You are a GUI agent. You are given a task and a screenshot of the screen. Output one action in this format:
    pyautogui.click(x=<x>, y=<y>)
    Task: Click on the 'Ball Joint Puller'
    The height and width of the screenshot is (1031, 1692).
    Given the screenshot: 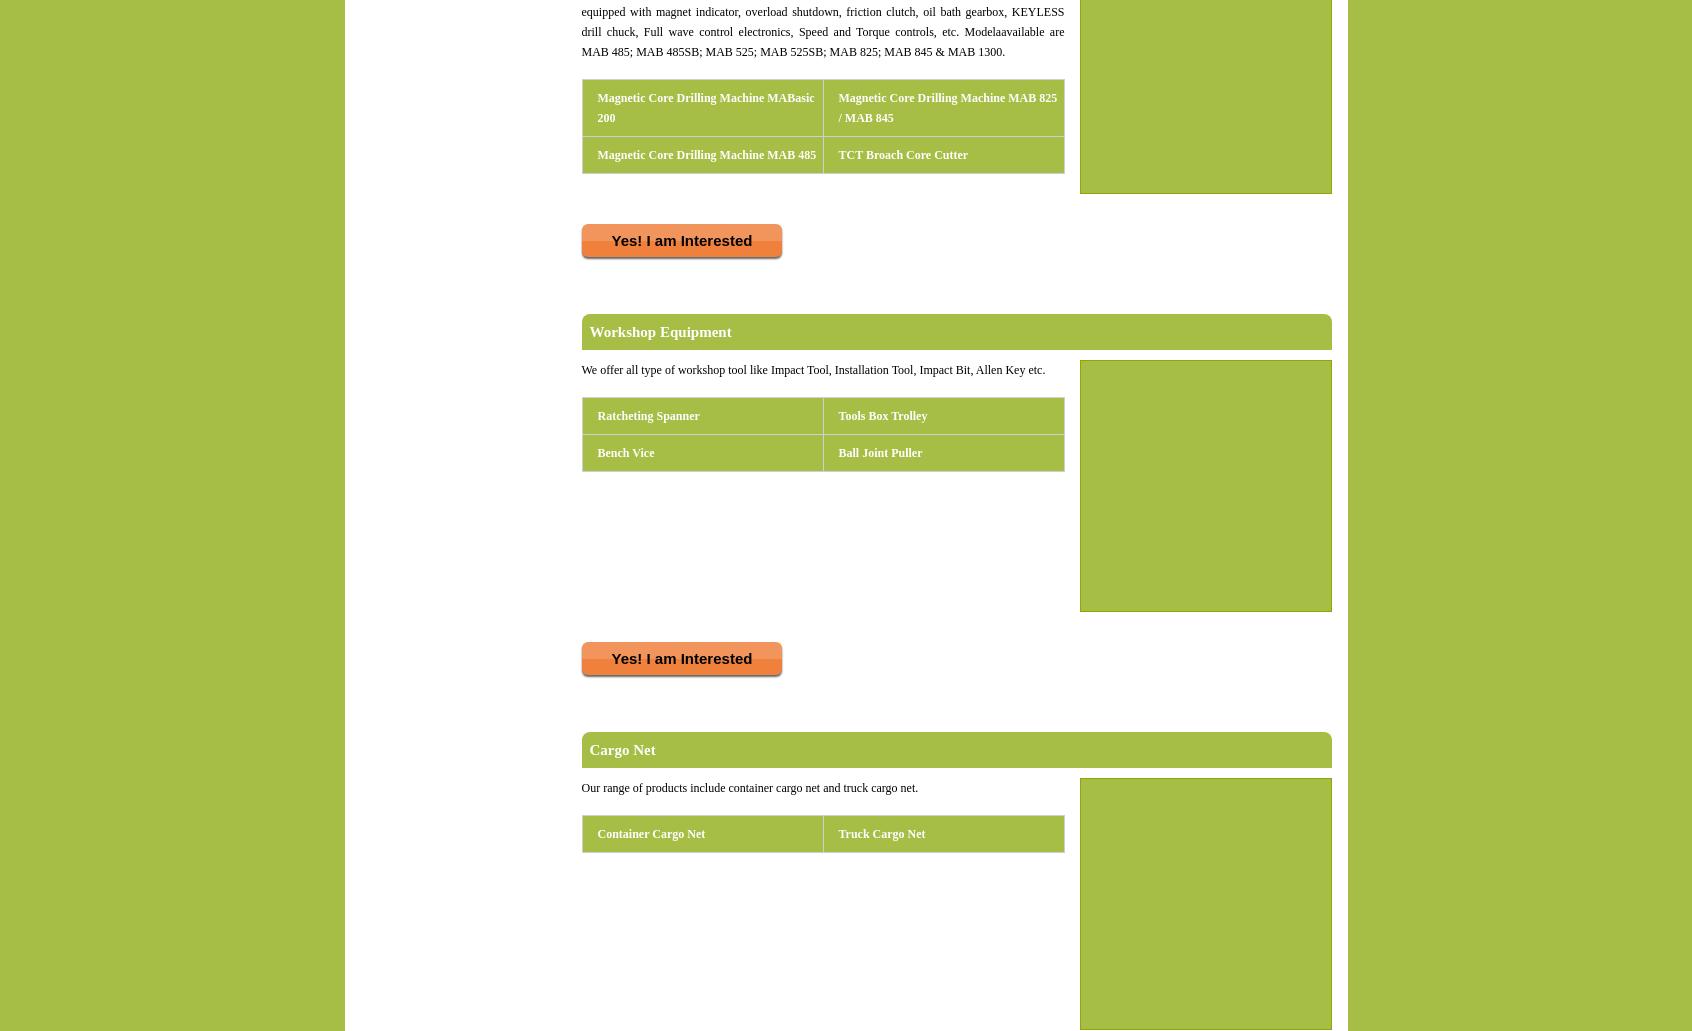 What is the action you would take?
    pyautogui.click(x=879, y=453)
    